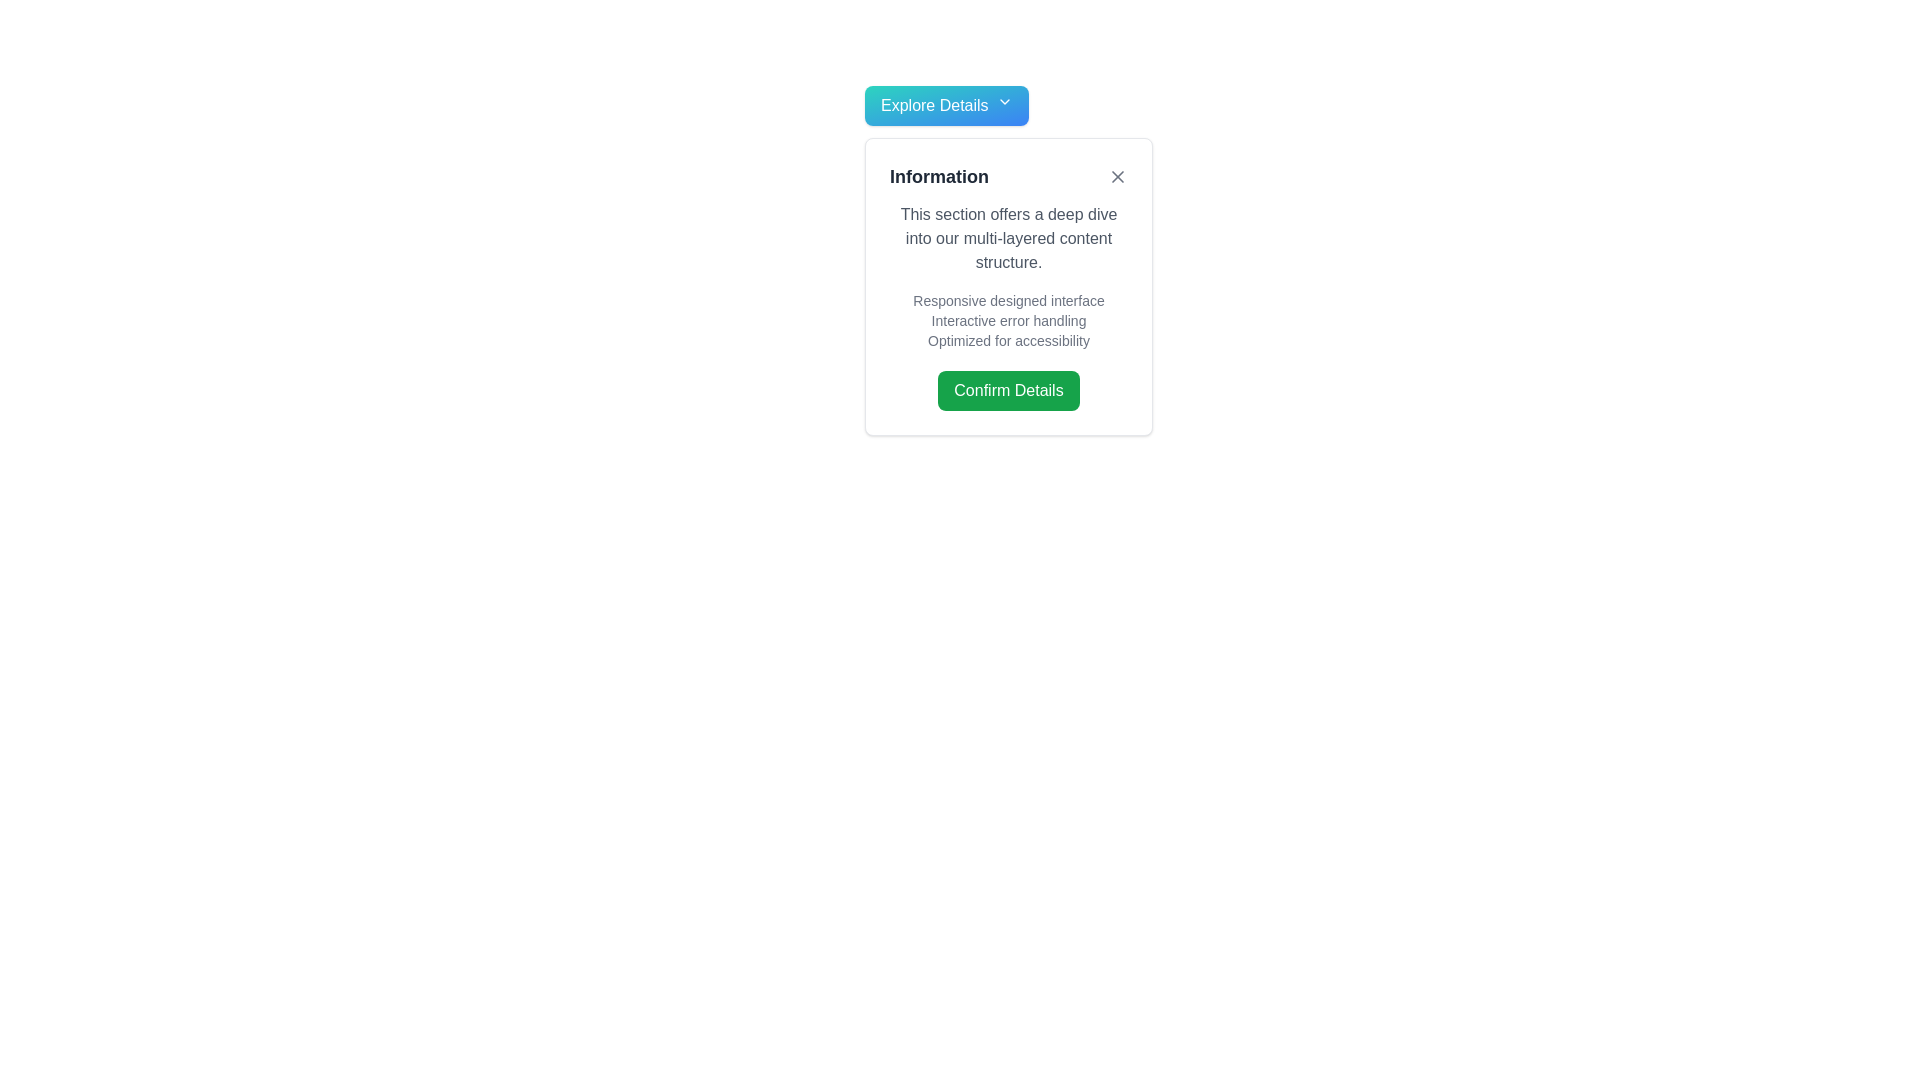  Describe the element at coordinates (1117, 176) in the screenshot. I see `the close button located at the top-right corner of the 'Information' card` at that location.